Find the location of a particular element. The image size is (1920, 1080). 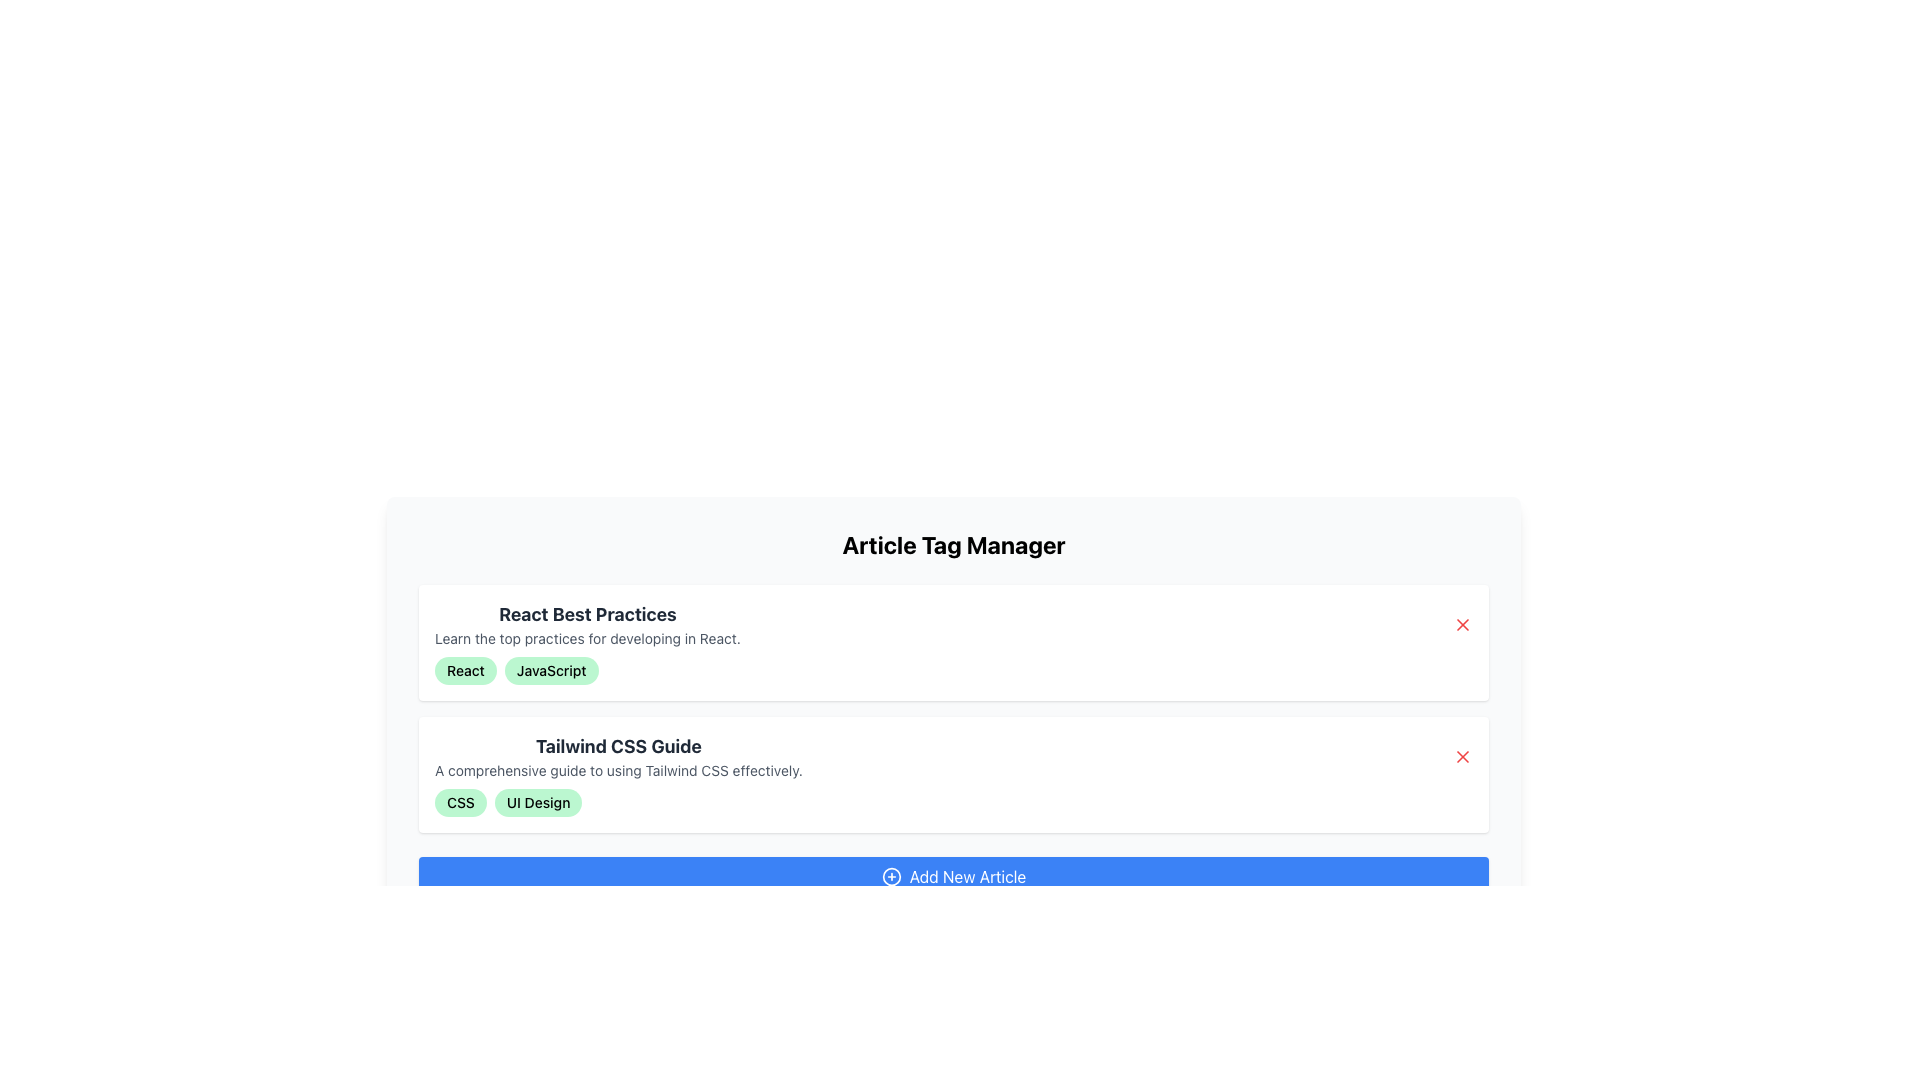

the text display that reads 'A comprehensive guide to using Tailwind CSS effectively.' positioned beneath the 'Tailwind CSS Guide' header is located at coordinates (617, 770).